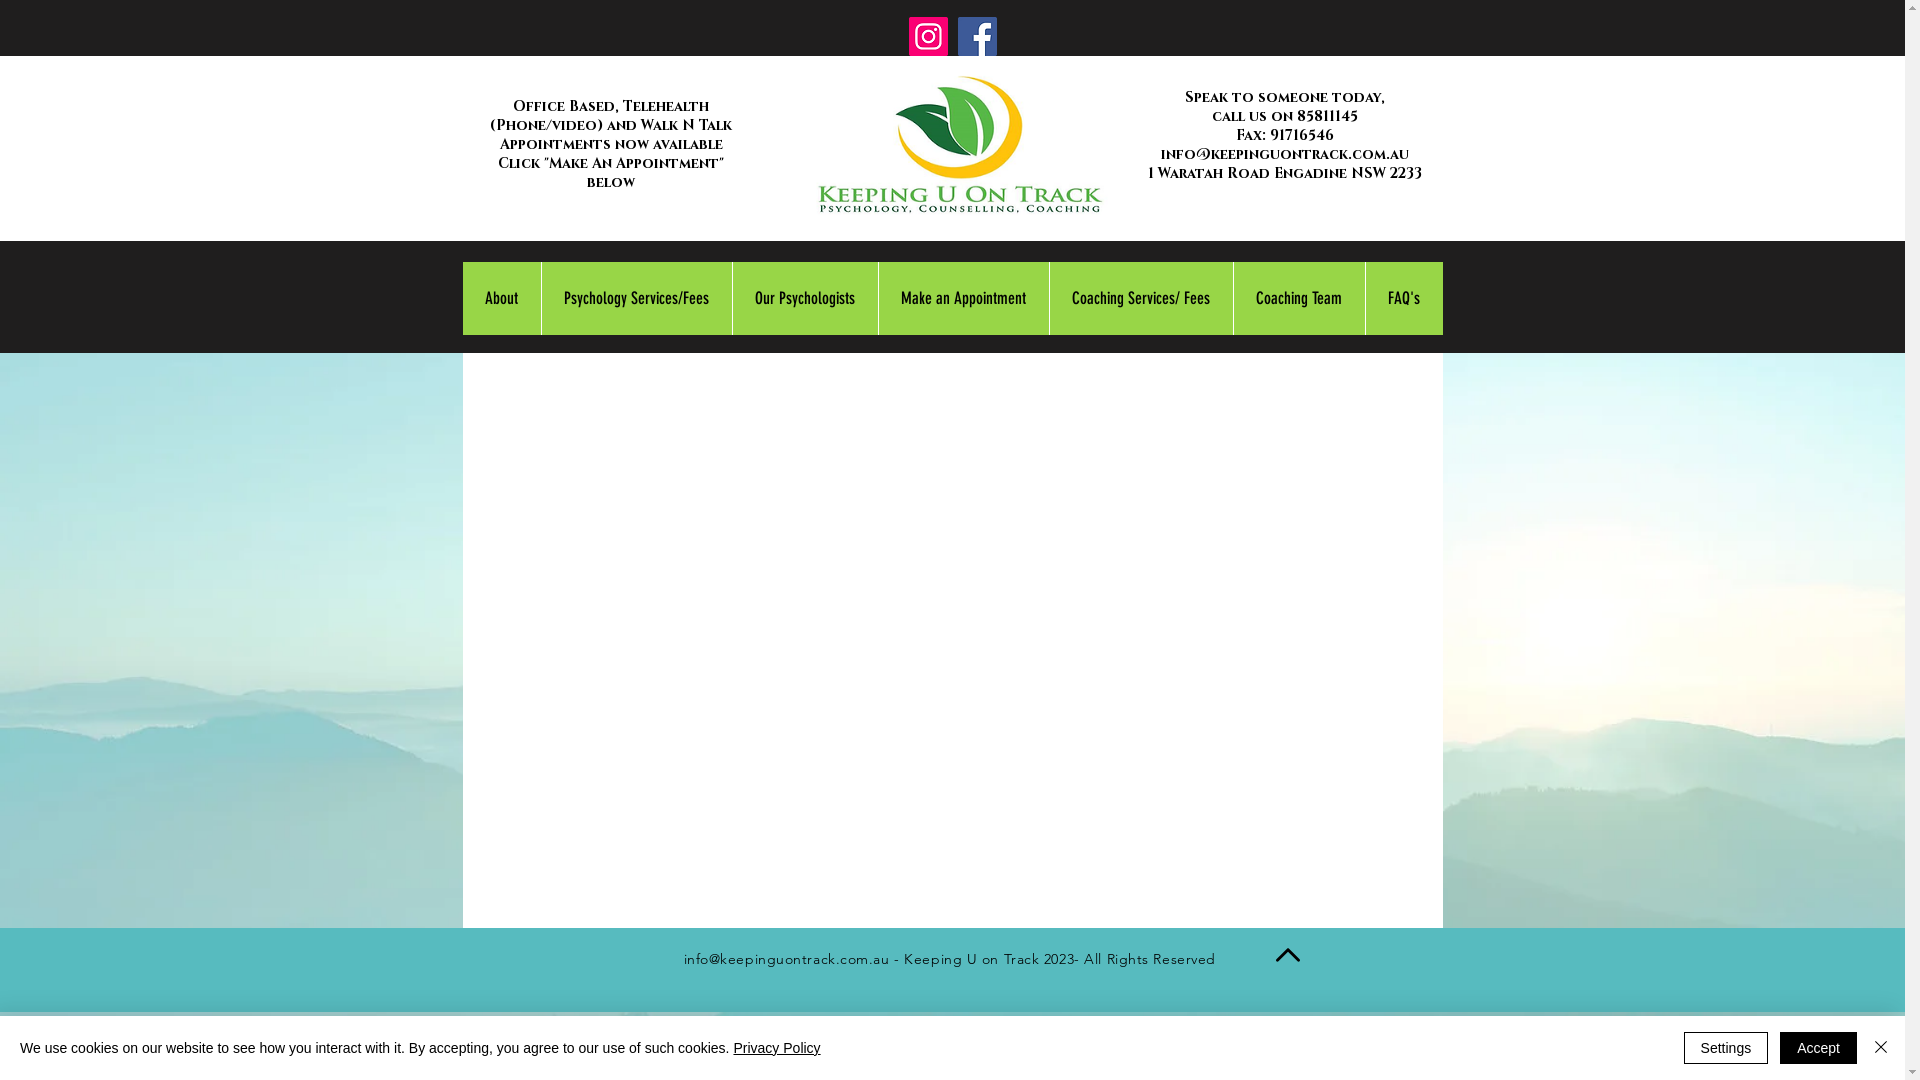  Describe the element at coordinates (1046, 298) in the screenshot. I see `'Coaching Services/ Fees'` at that location.